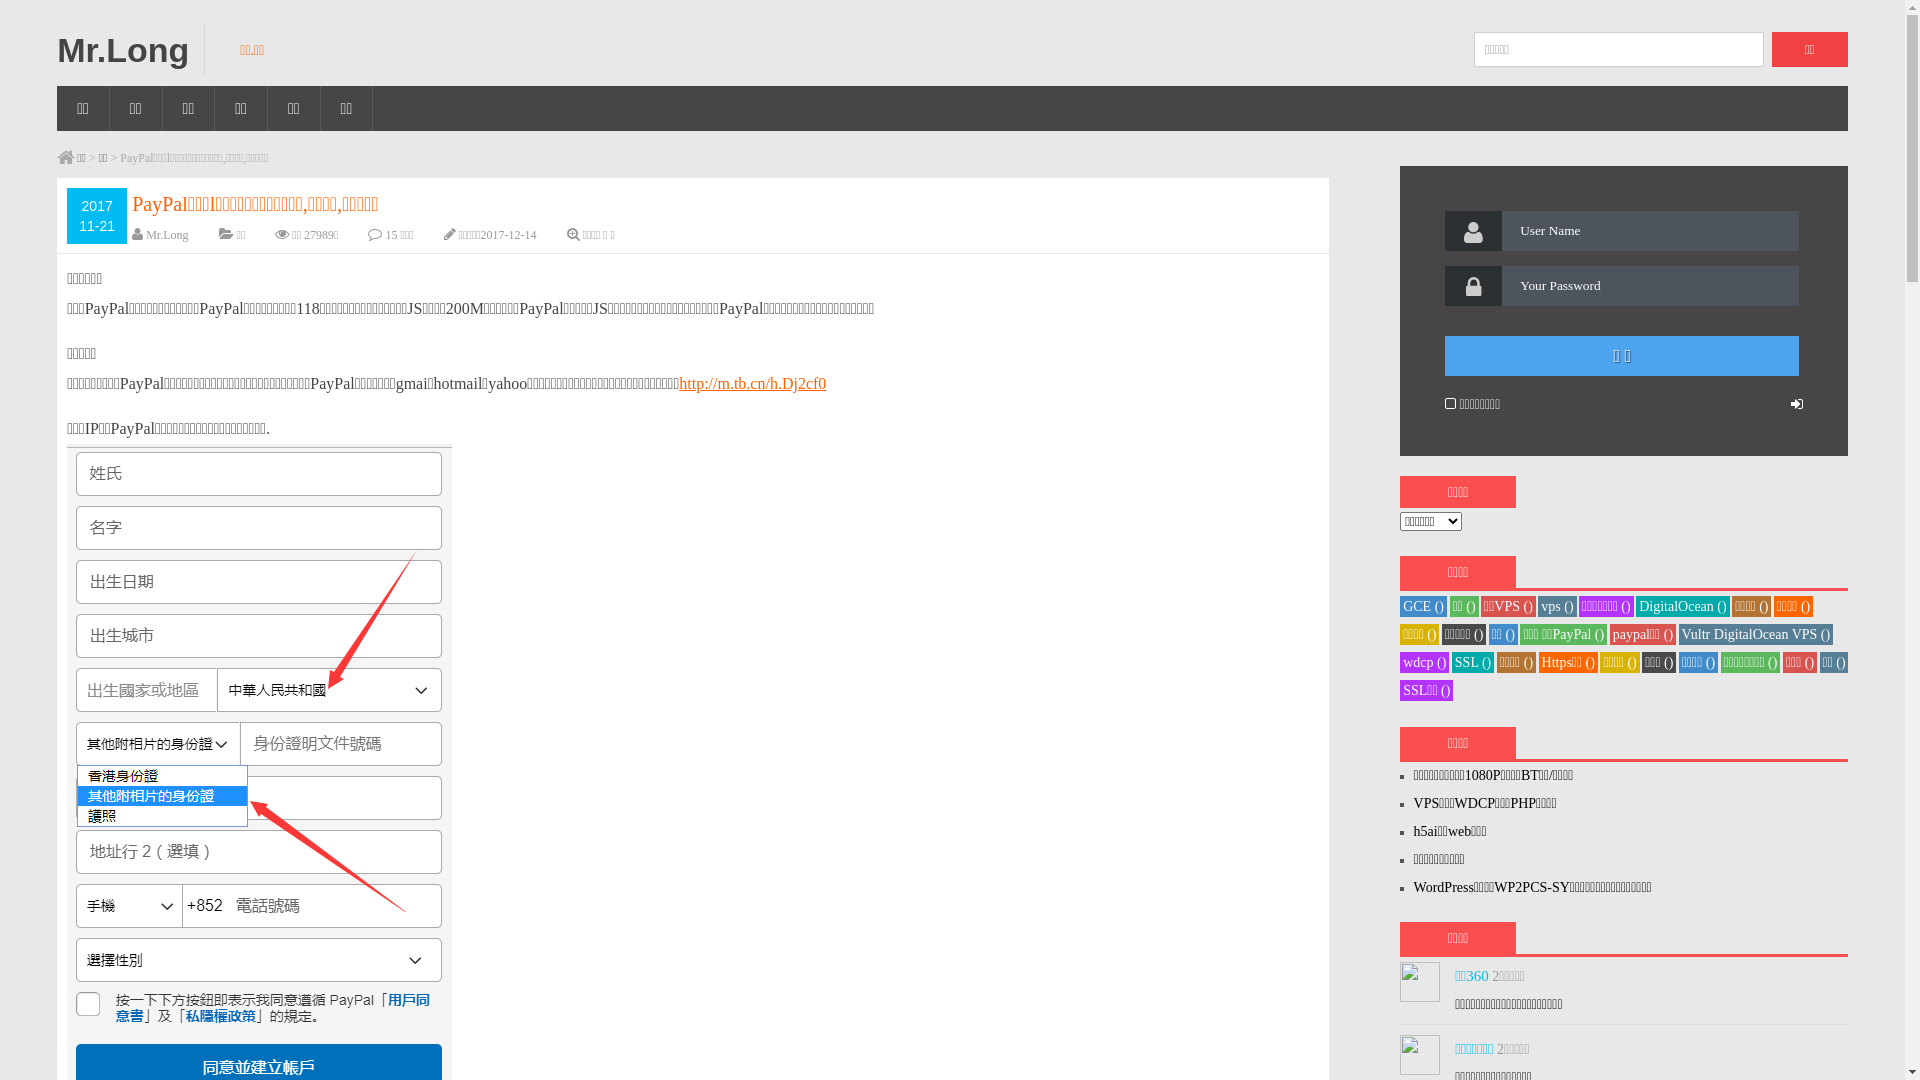 Image resolution: width=1920 pixels, height=1080 pixels. I want to click on 'GCE ()', so click(1422, 605).